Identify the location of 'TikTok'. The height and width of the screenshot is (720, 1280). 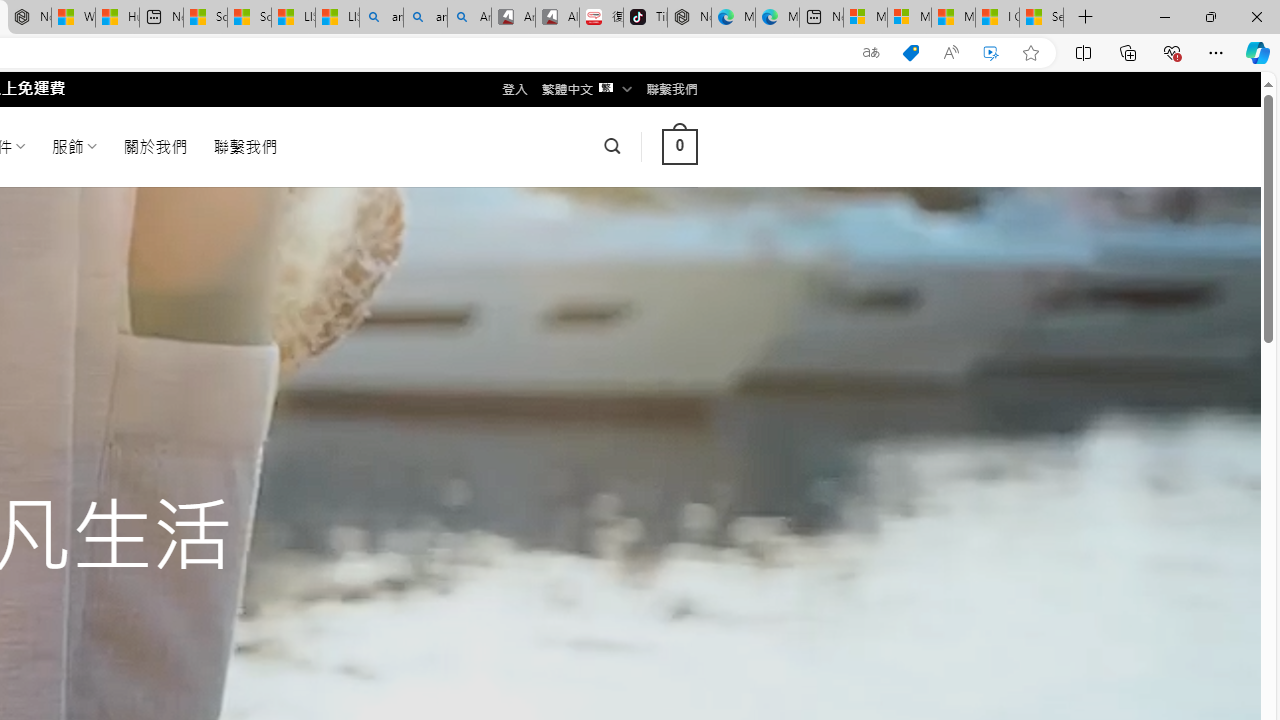
(645, 17).